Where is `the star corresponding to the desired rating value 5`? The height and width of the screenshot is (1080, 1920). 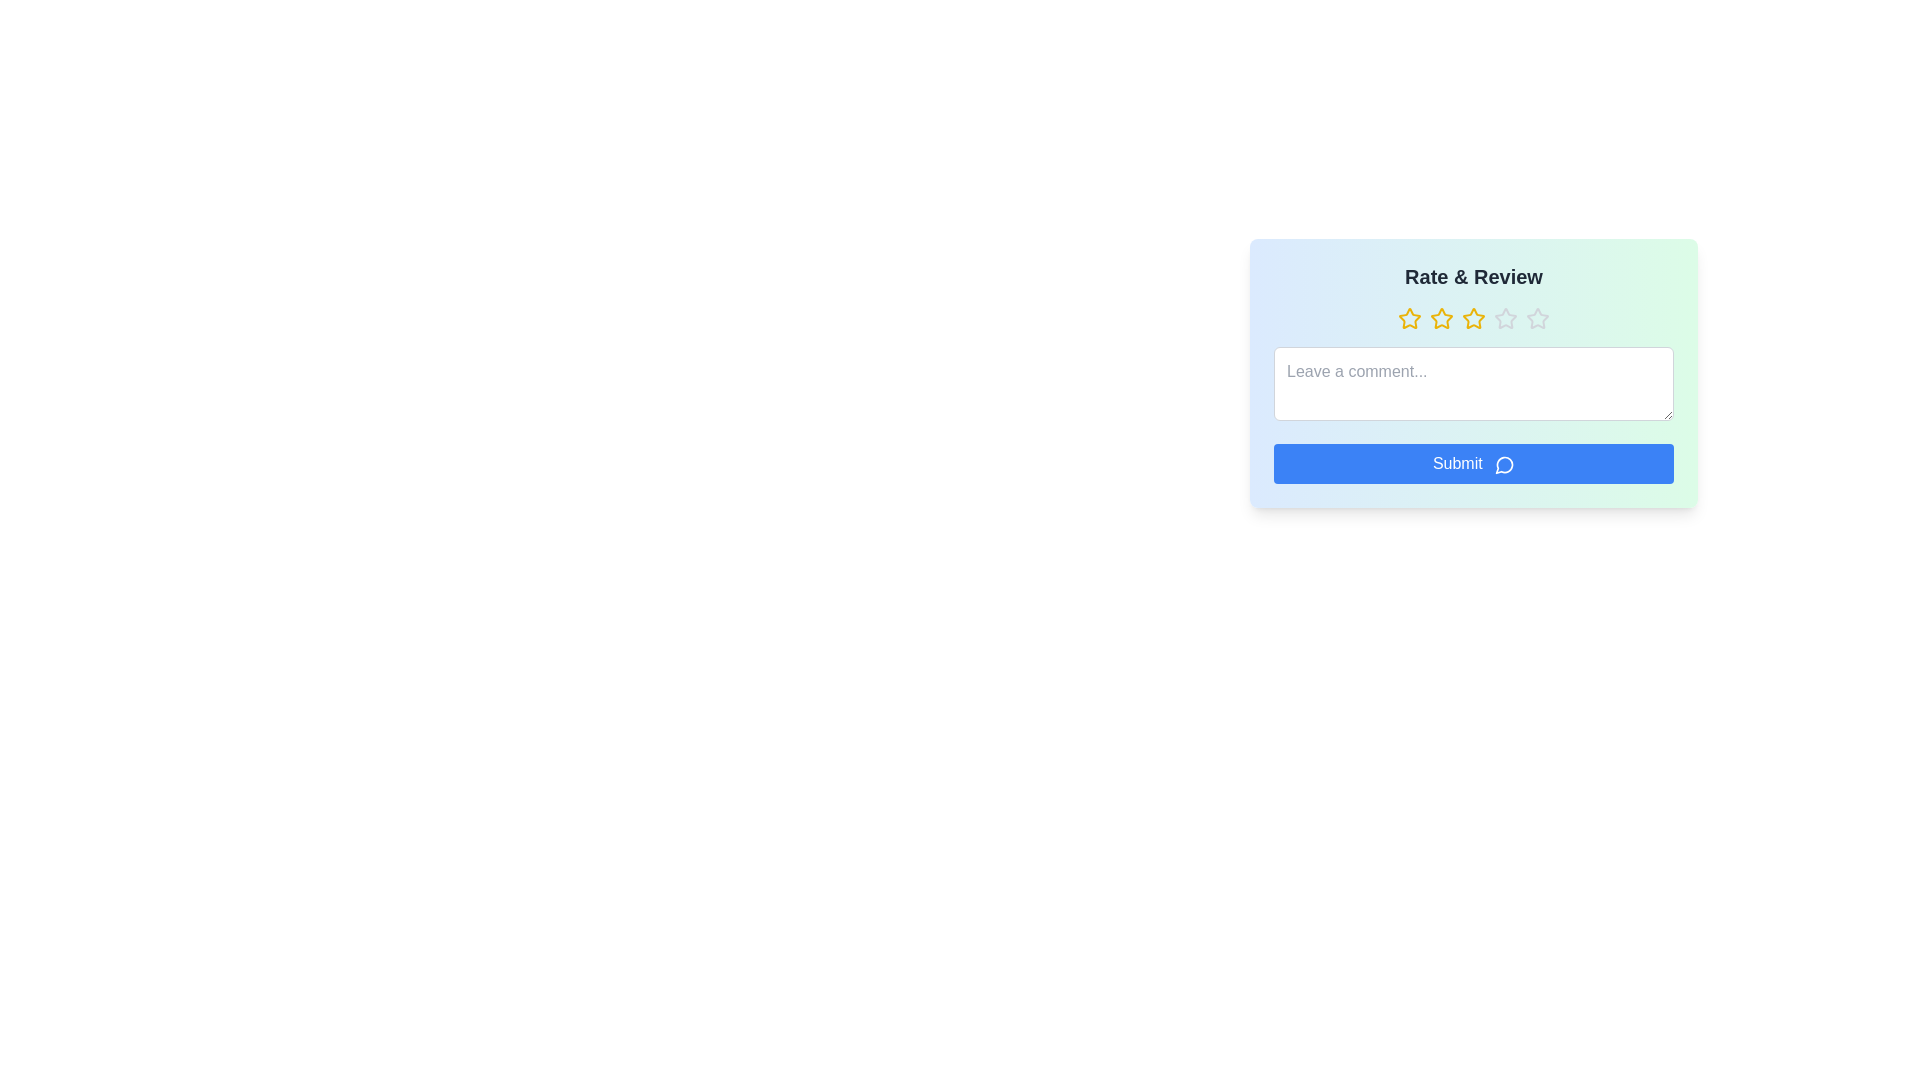
the star corresponding to the desired rating value 5 is located at coordinates (1536, 318).